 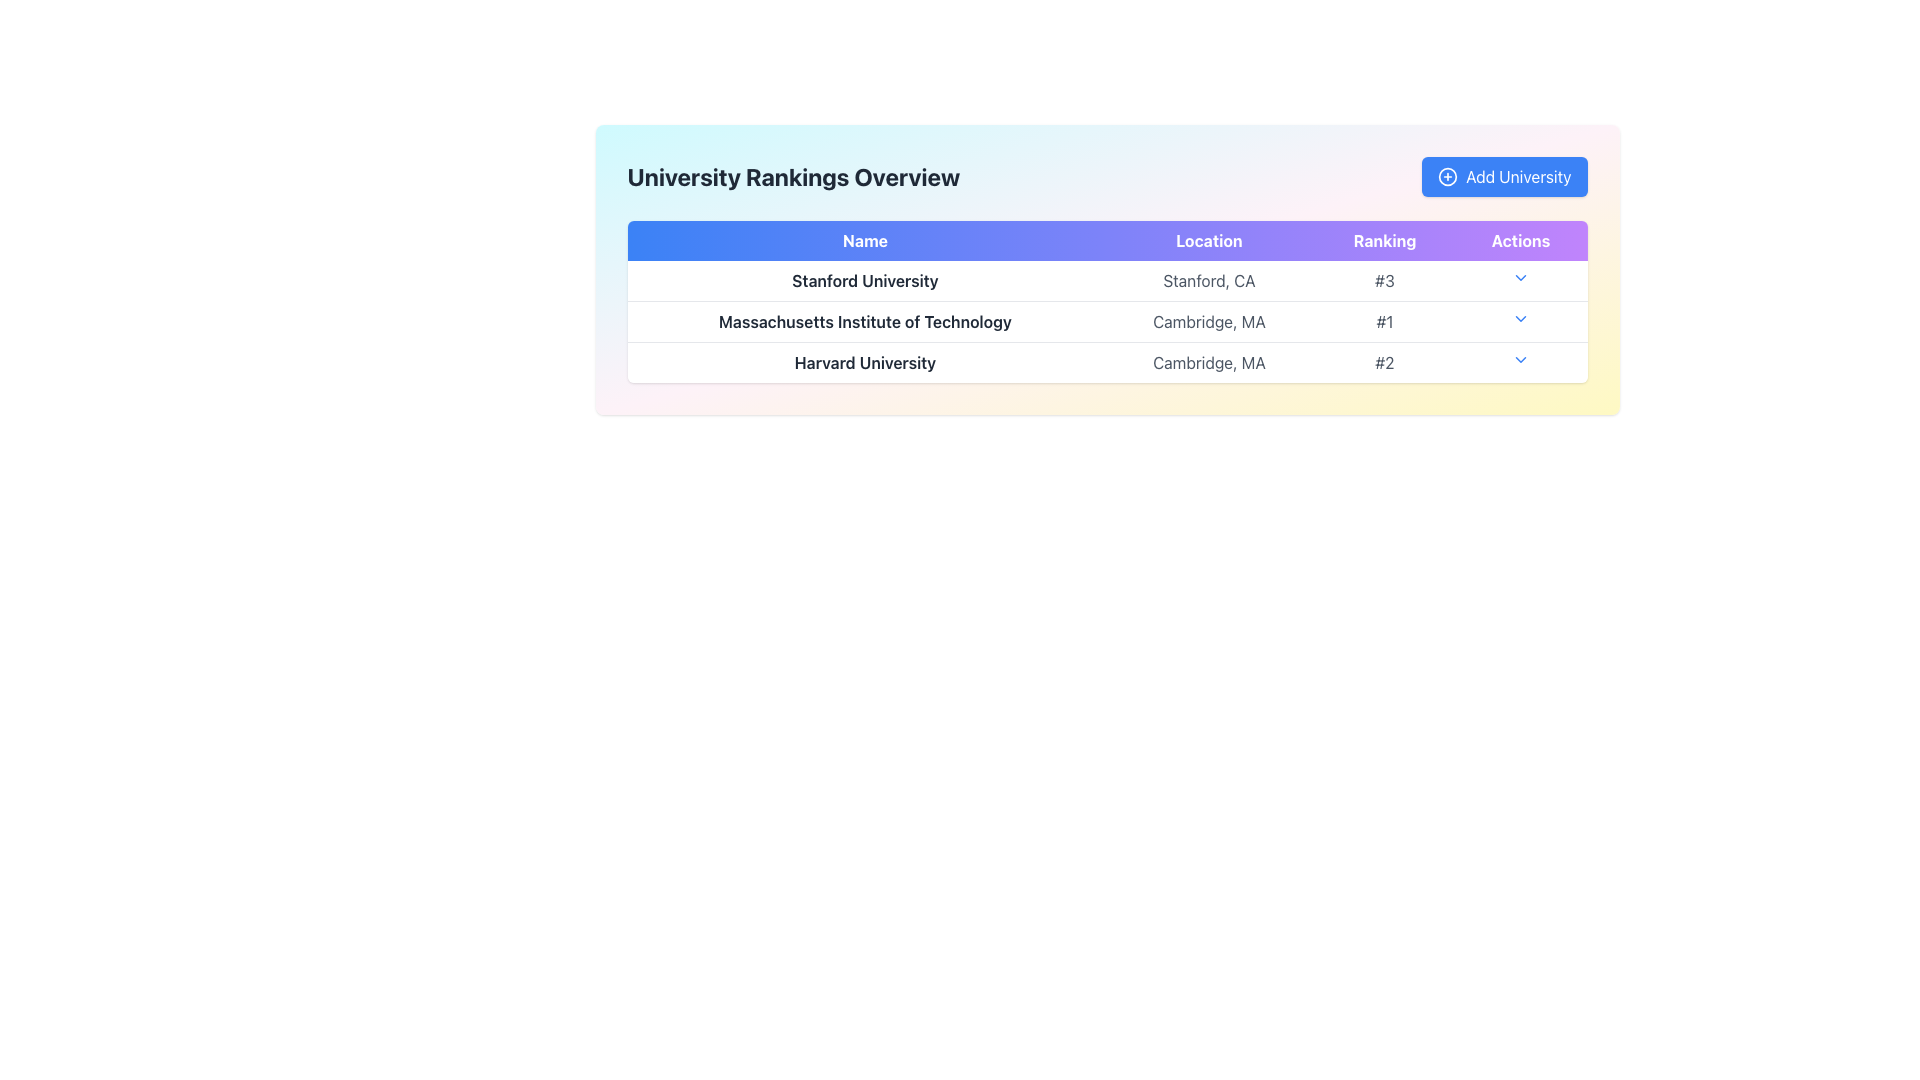 What do you see at coordinates (1384, 239) in the screenshot?
I see `the text label 'Ranking', which is centrally aligned with white text on a purple background, located in the upper center area of the interface` at bounding box center [1384, 239].